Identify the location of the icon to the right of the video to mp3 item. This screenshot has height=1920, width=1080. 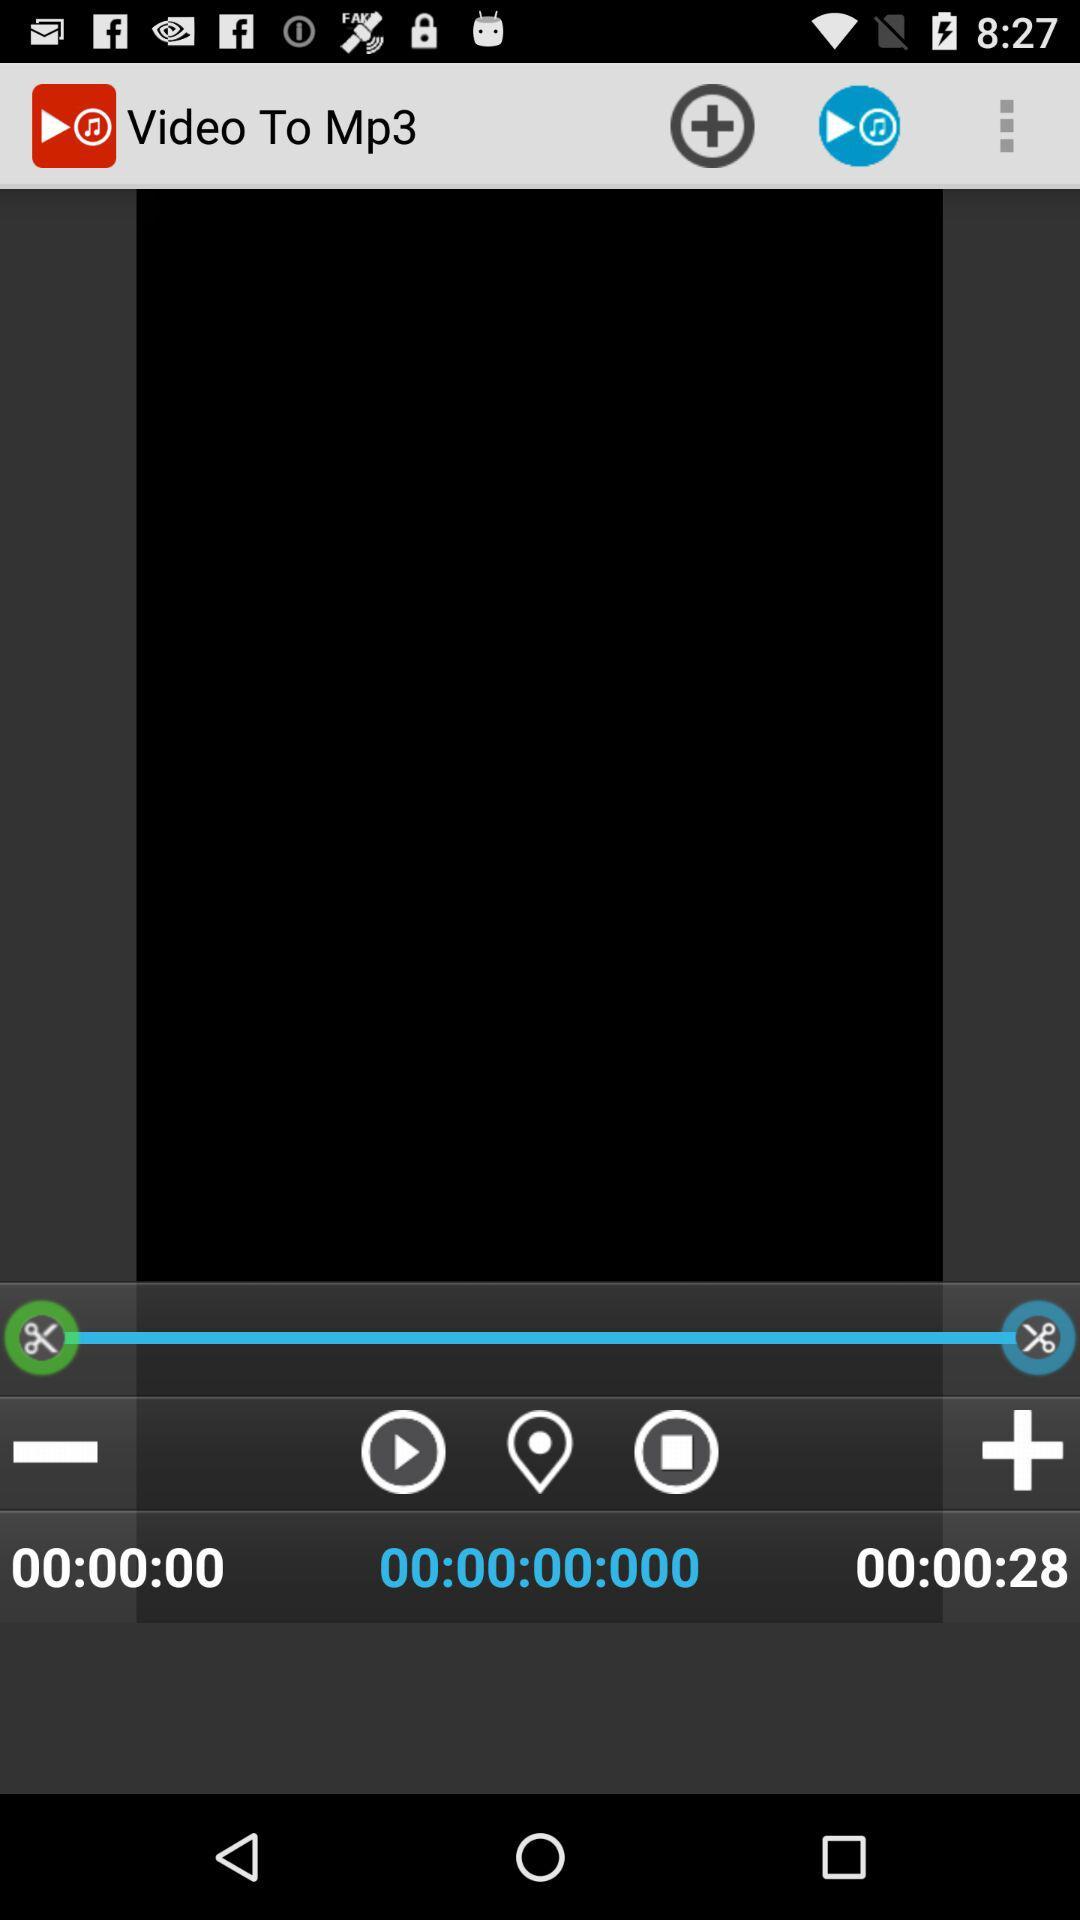
(711, 124).